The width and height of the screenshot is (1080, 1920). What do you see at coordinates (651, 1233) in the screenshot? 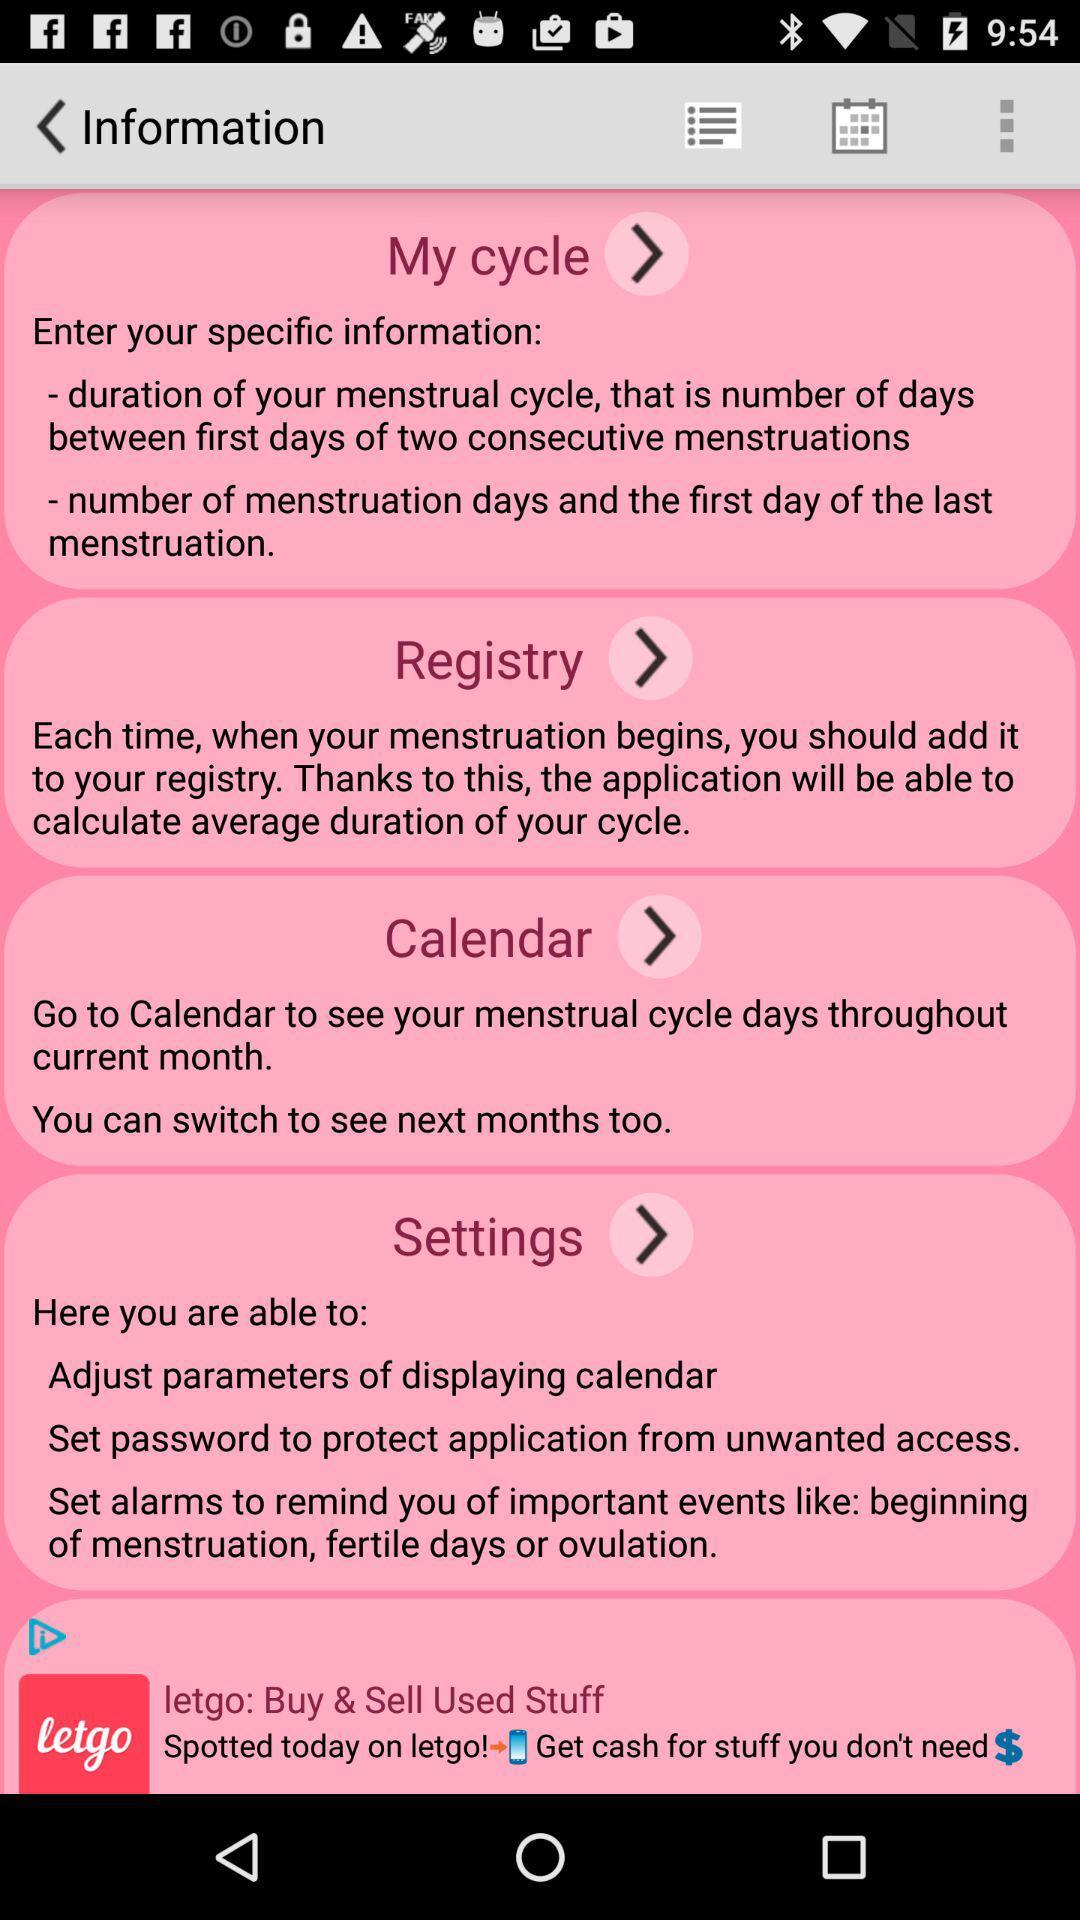
I see `app next to settings` at bounding box center [651, 1233].